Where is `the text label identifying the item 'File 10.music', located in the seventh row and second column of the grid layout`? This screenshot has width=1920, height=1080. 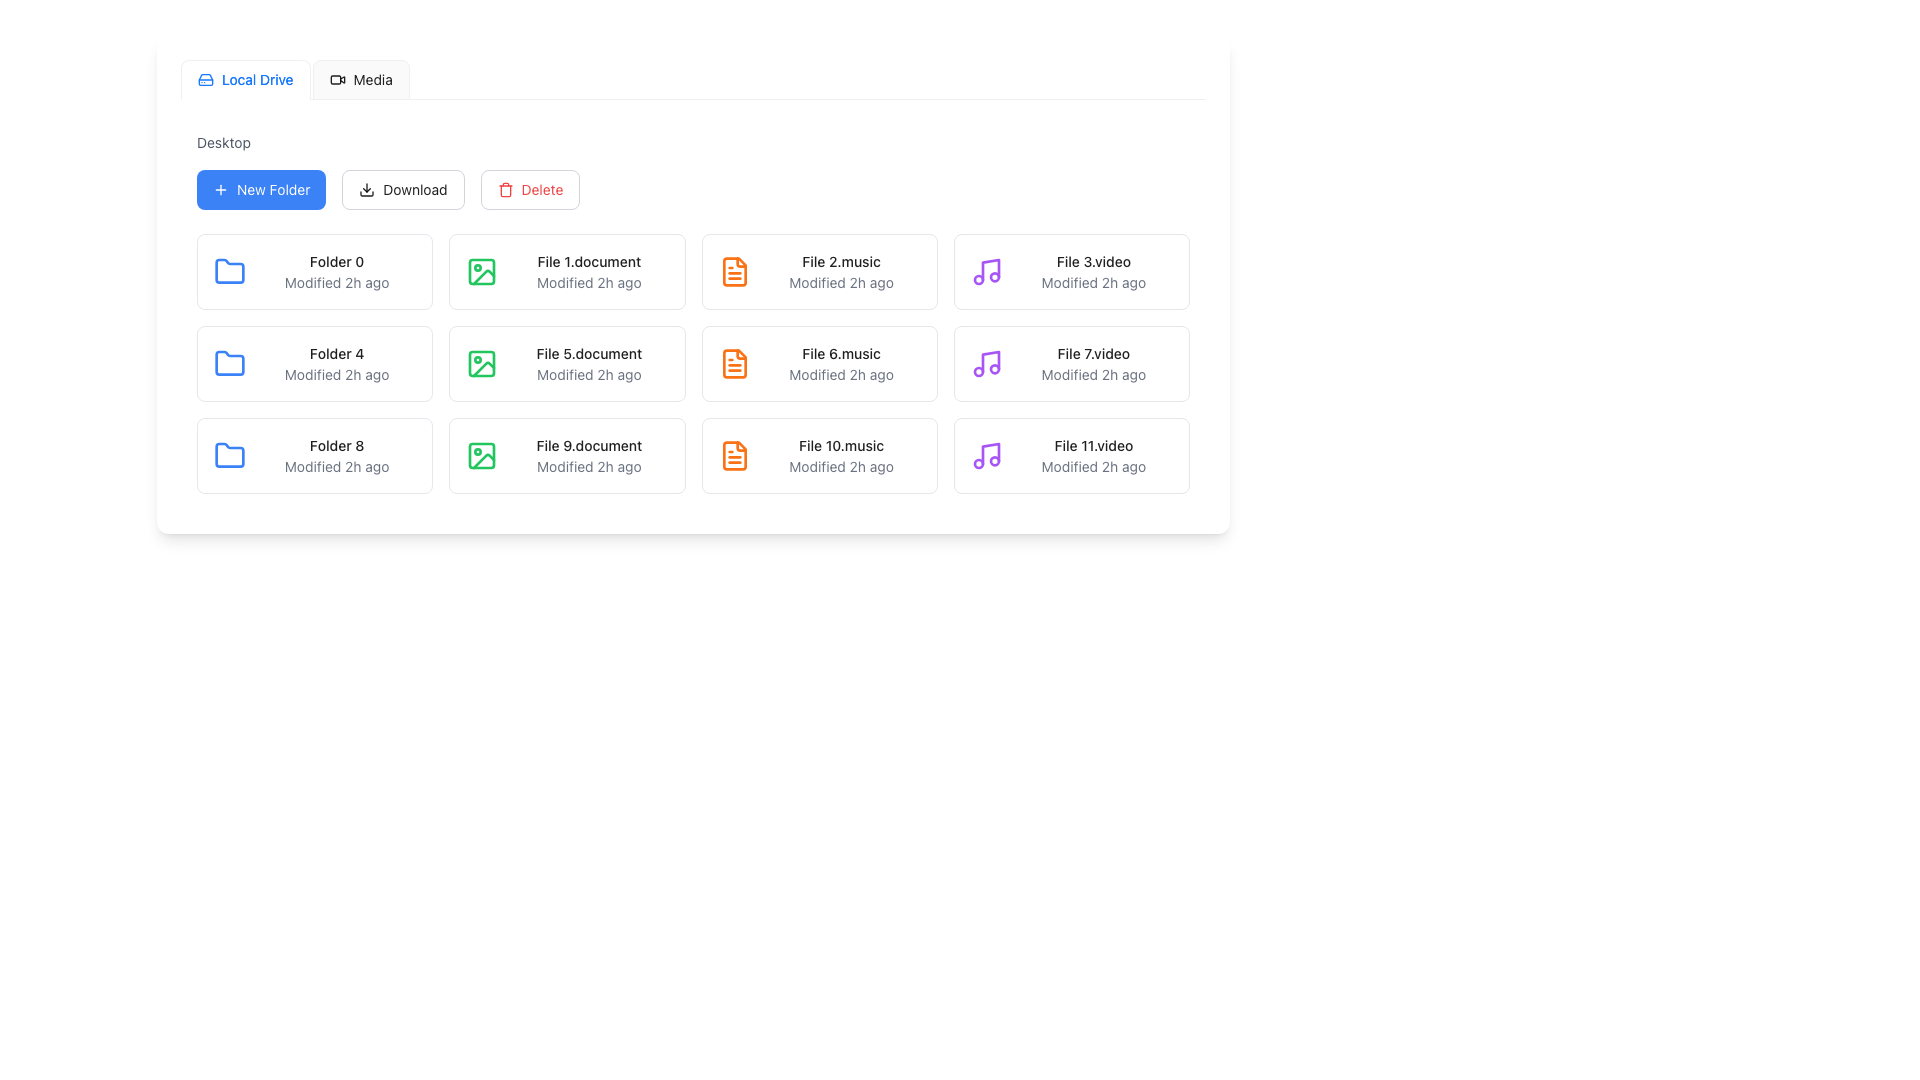
the text label identifying the item 'File 10.music', located in the seventh row and second column of the grid layout is located at coordinates (841, 445).